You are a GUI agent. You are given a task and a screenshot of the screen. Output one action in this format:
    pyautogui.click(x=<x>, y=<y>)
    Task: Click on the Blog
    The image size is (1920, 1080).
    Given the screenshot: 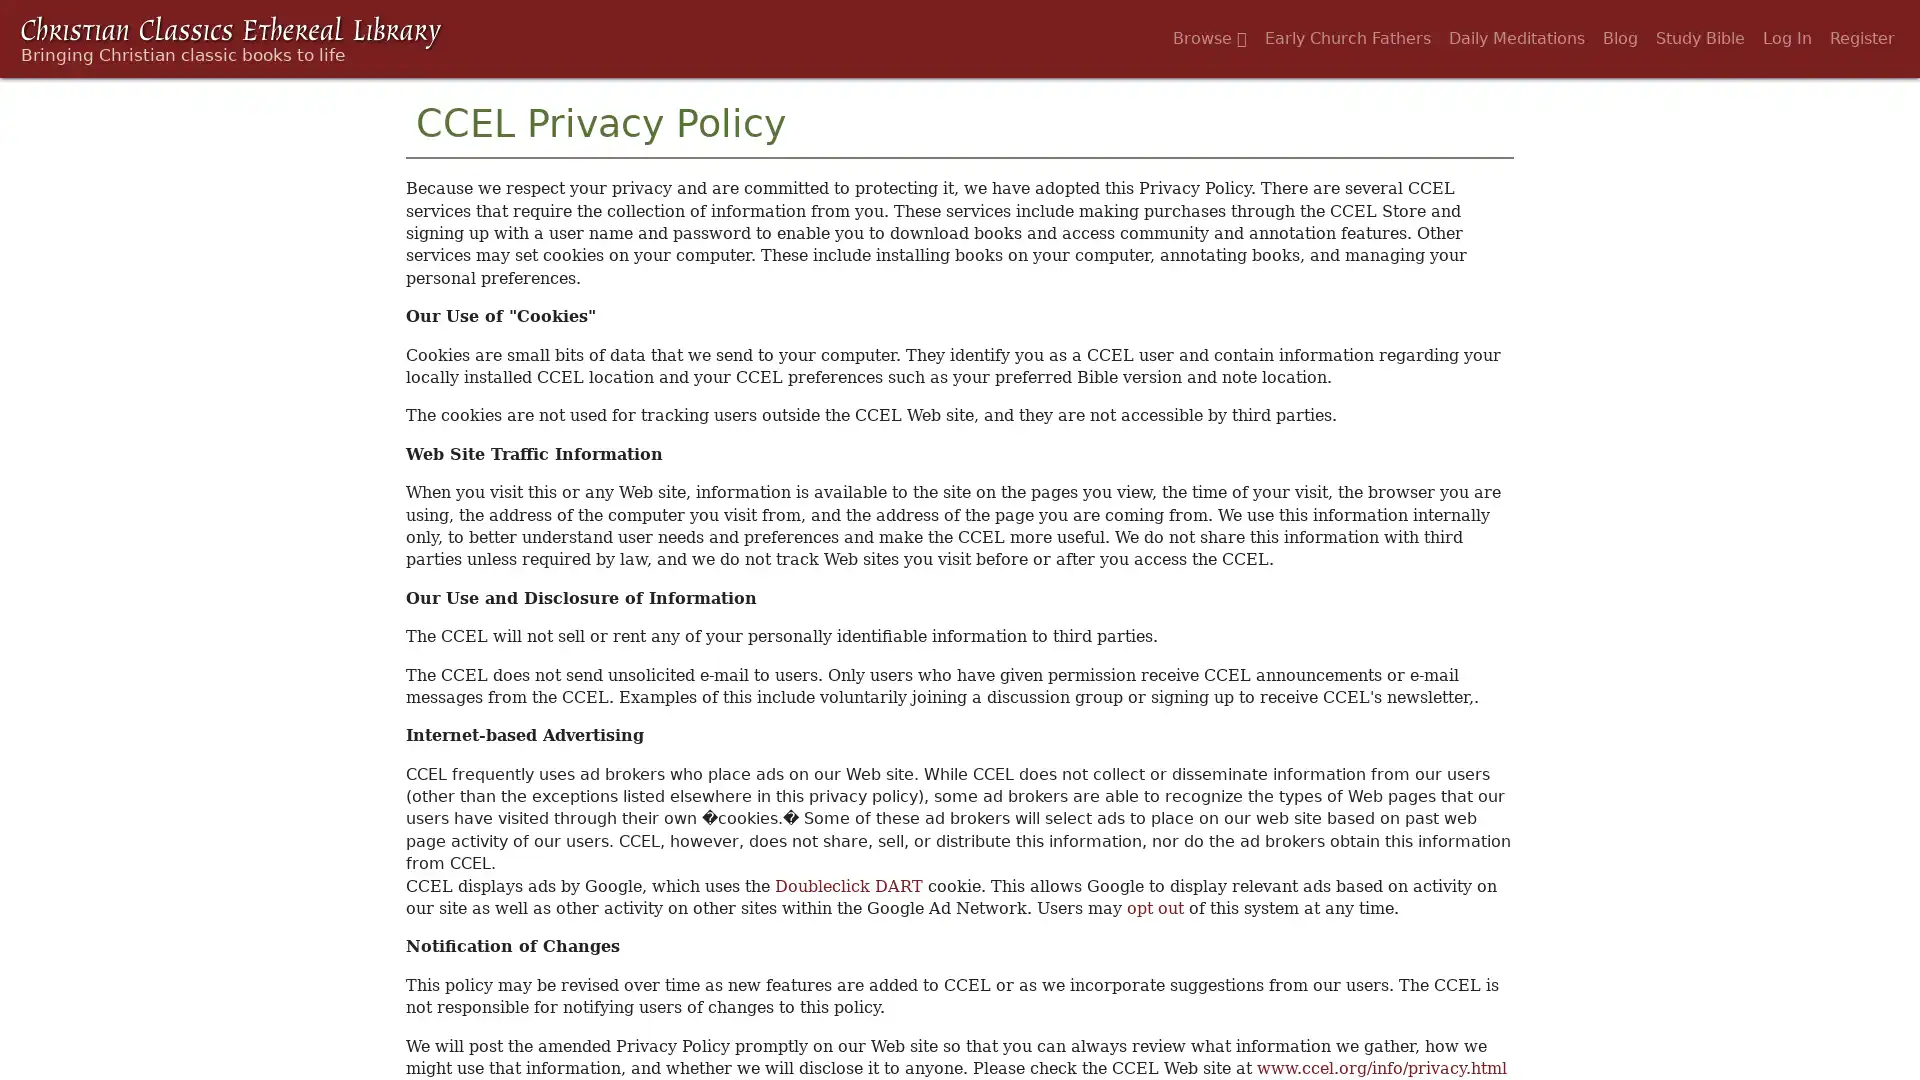 What is the action you would take?
    pyautogui.click(x=1620, y=38)
    